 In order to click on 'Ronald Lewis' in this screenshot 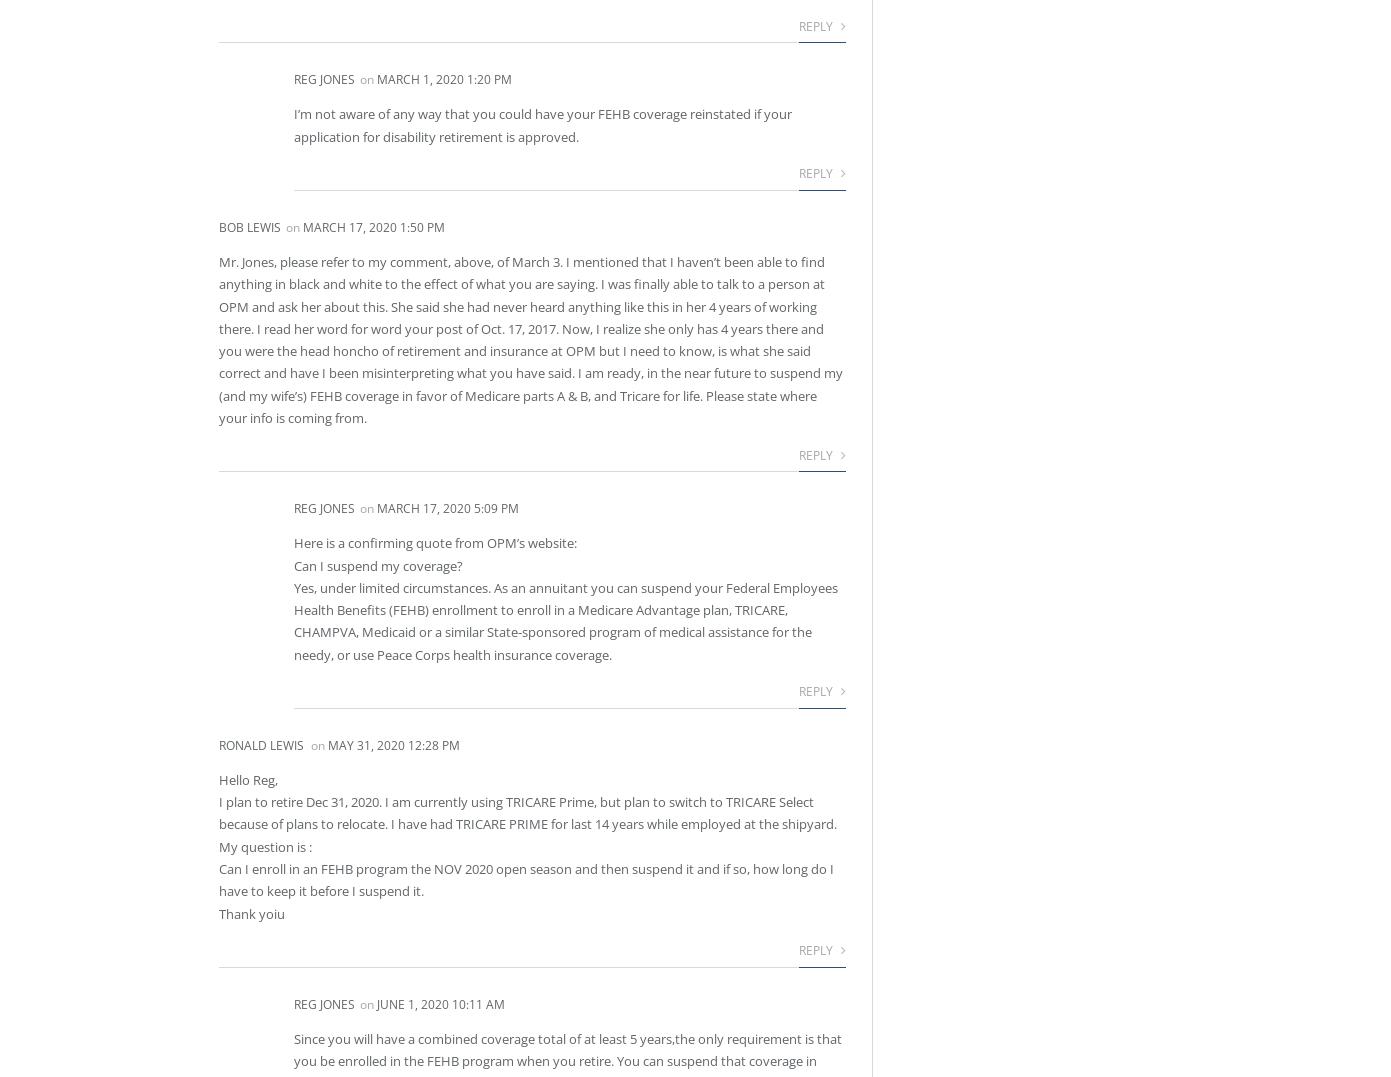, I will do `click(260, 744)`.